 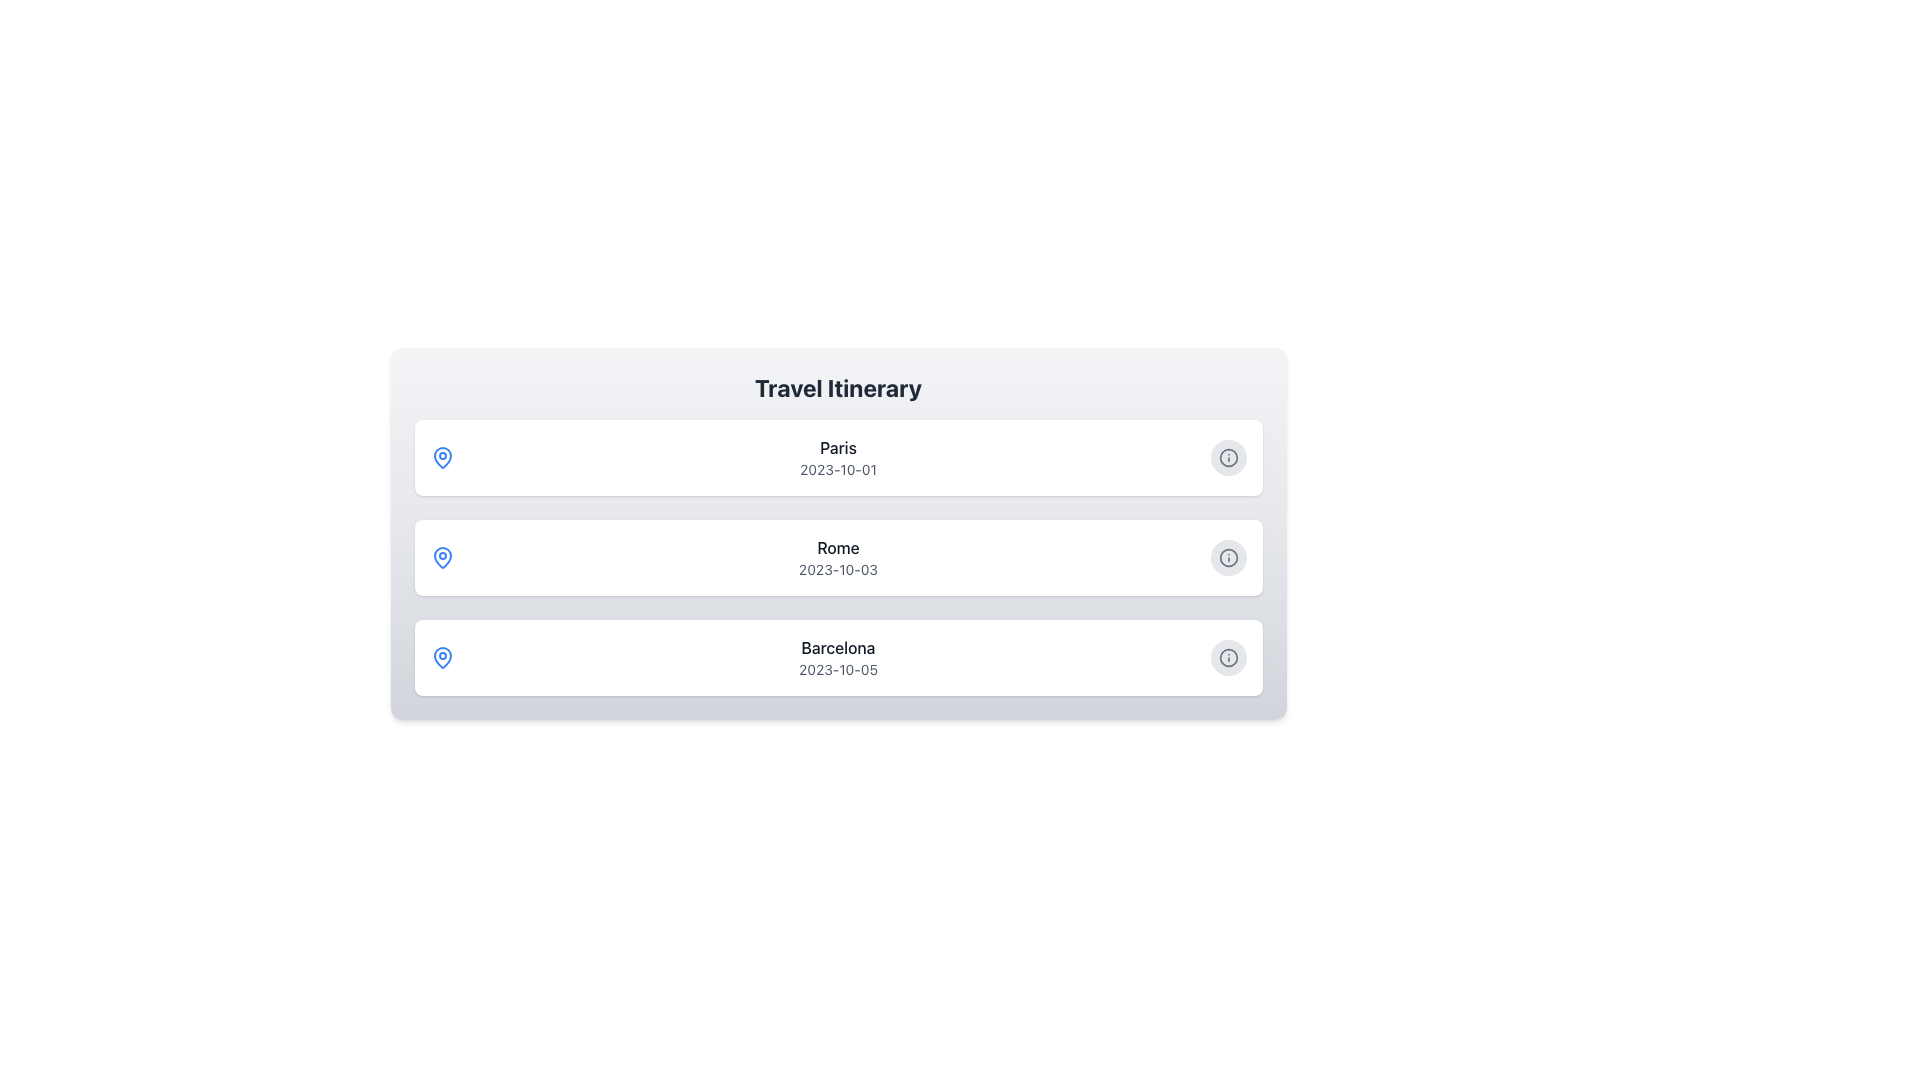 I want to click on the second travel entry card indicating 'Rome' dated '2023-10-03' in the 'Travel Itinerary' list, so click(x=838, y=532).